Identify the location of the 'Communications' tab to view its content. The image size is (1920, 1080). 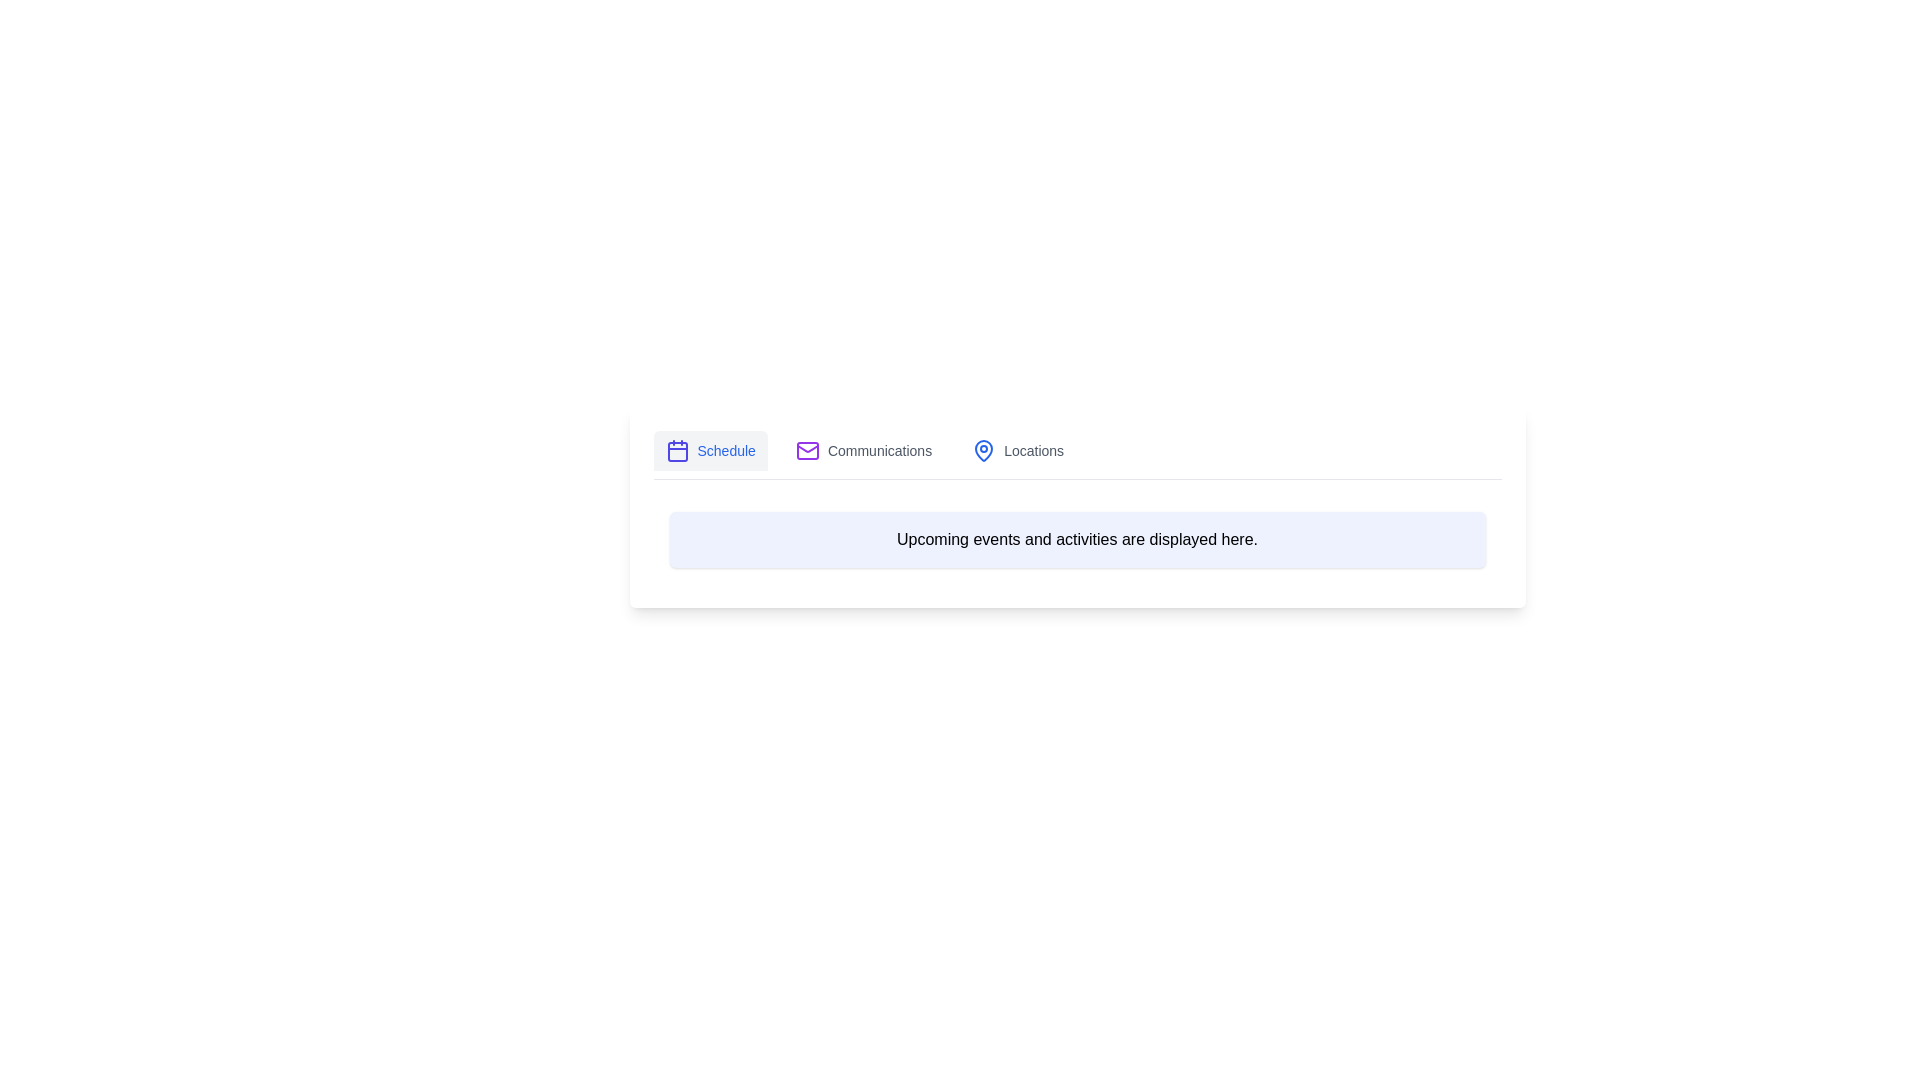
(864, 451).